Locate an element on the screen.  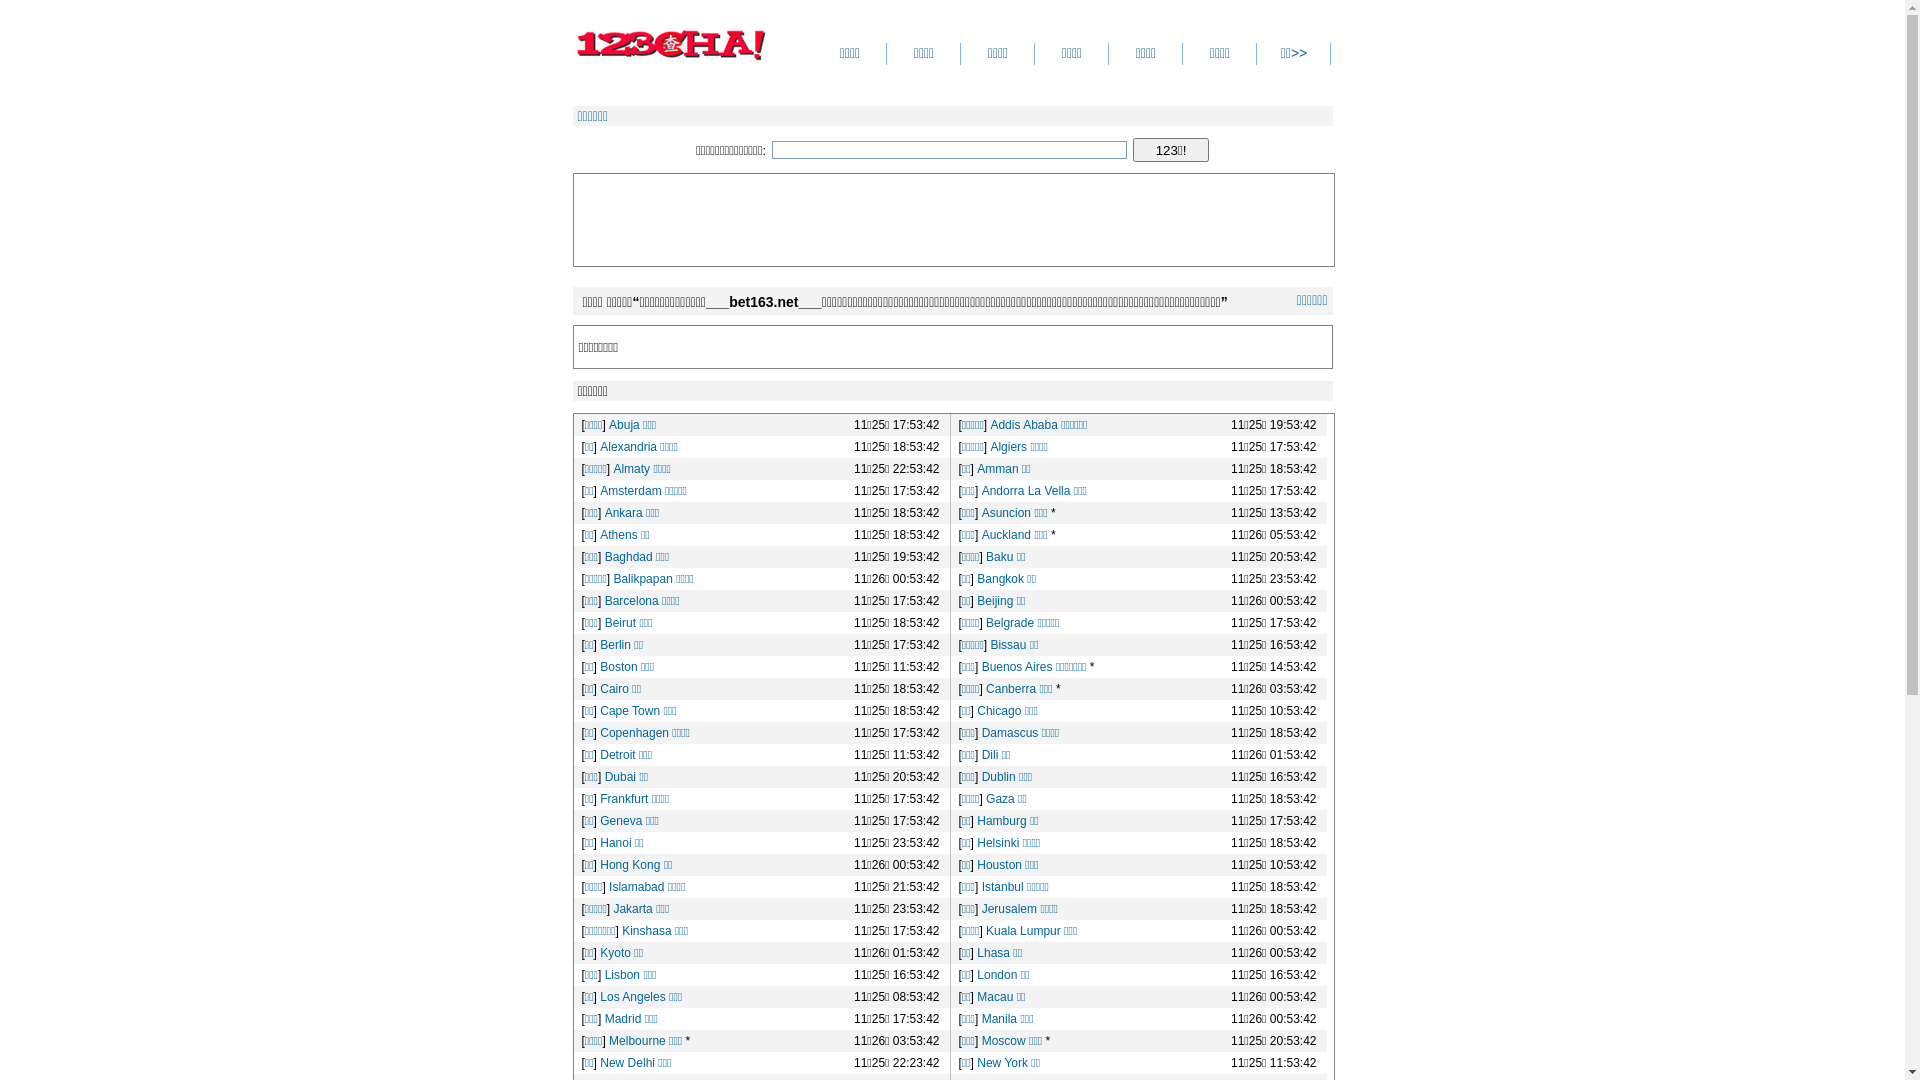
'Houston' is located at coordinates (999, 863).